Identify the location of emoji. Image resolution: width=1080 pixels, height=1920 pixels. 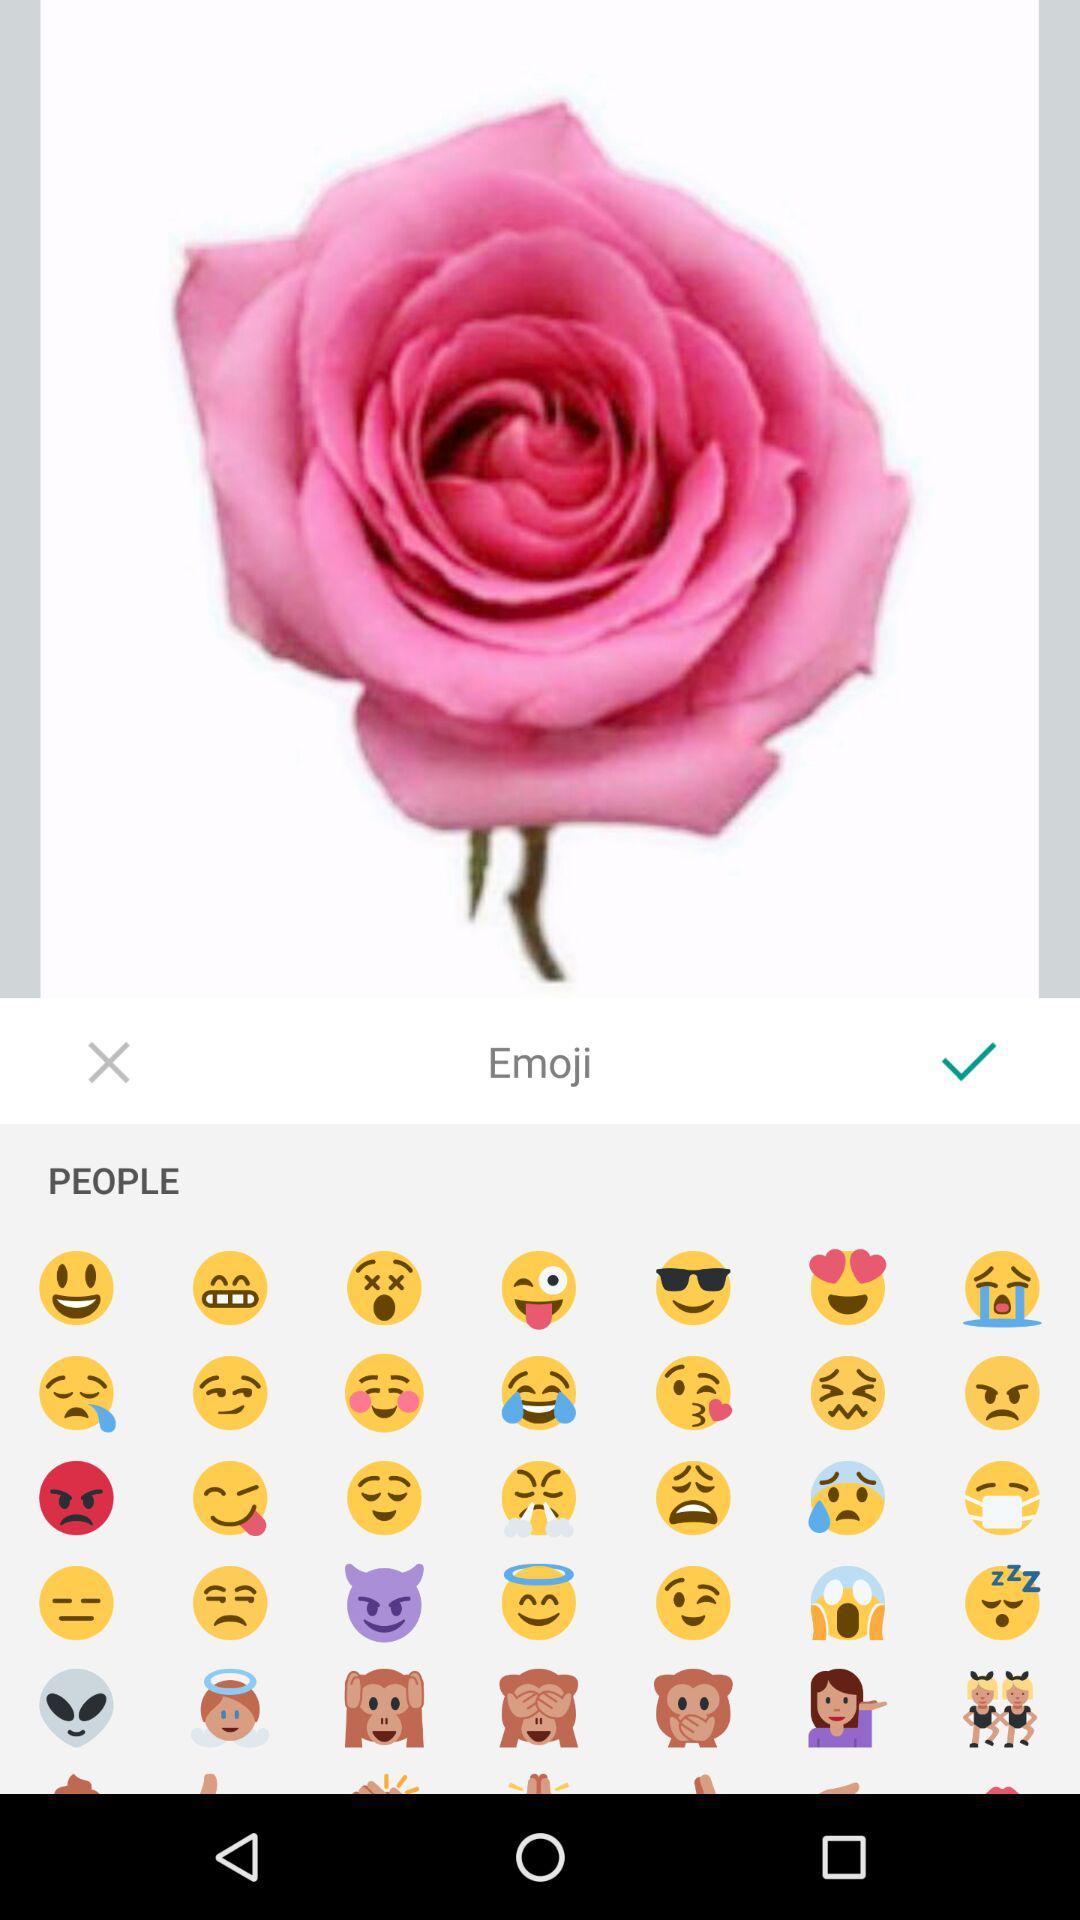
(692, 1707).